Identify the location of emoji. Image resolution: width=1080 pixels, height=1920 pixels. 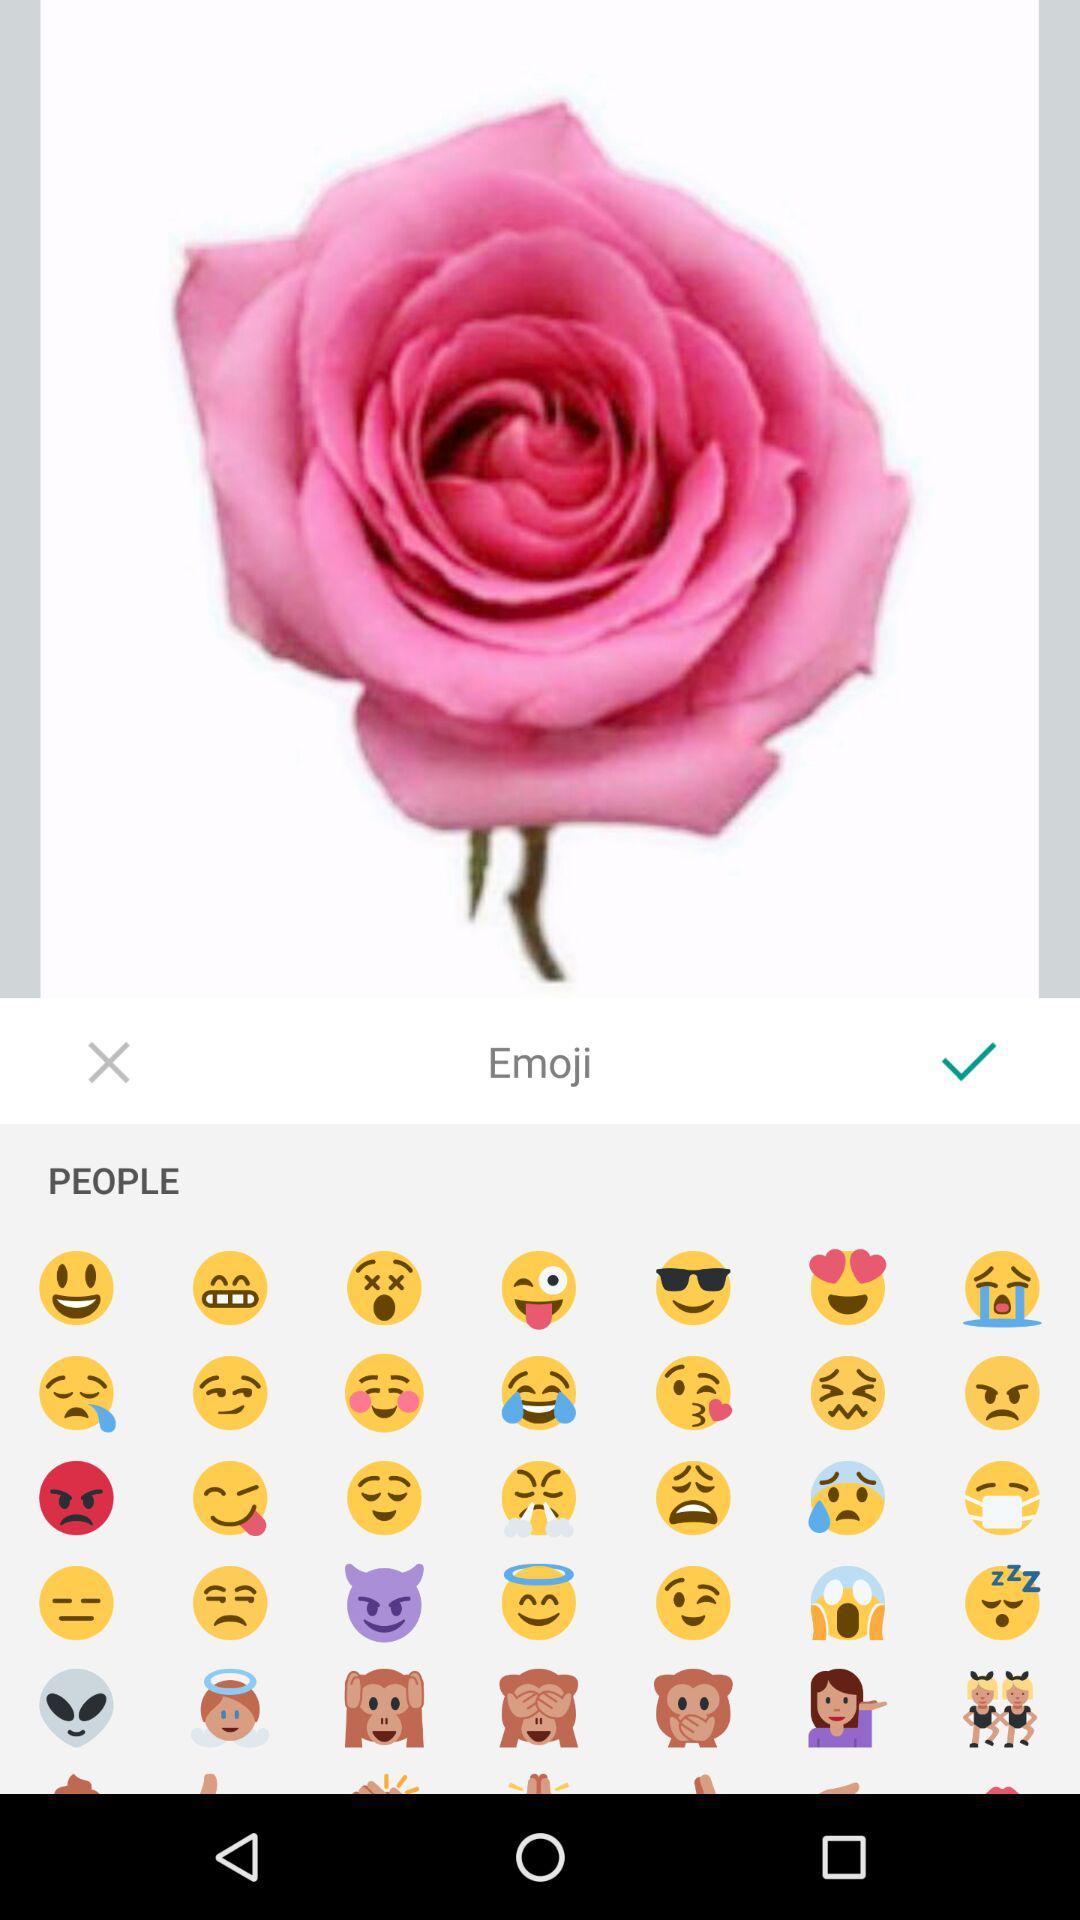
(692, 1707).